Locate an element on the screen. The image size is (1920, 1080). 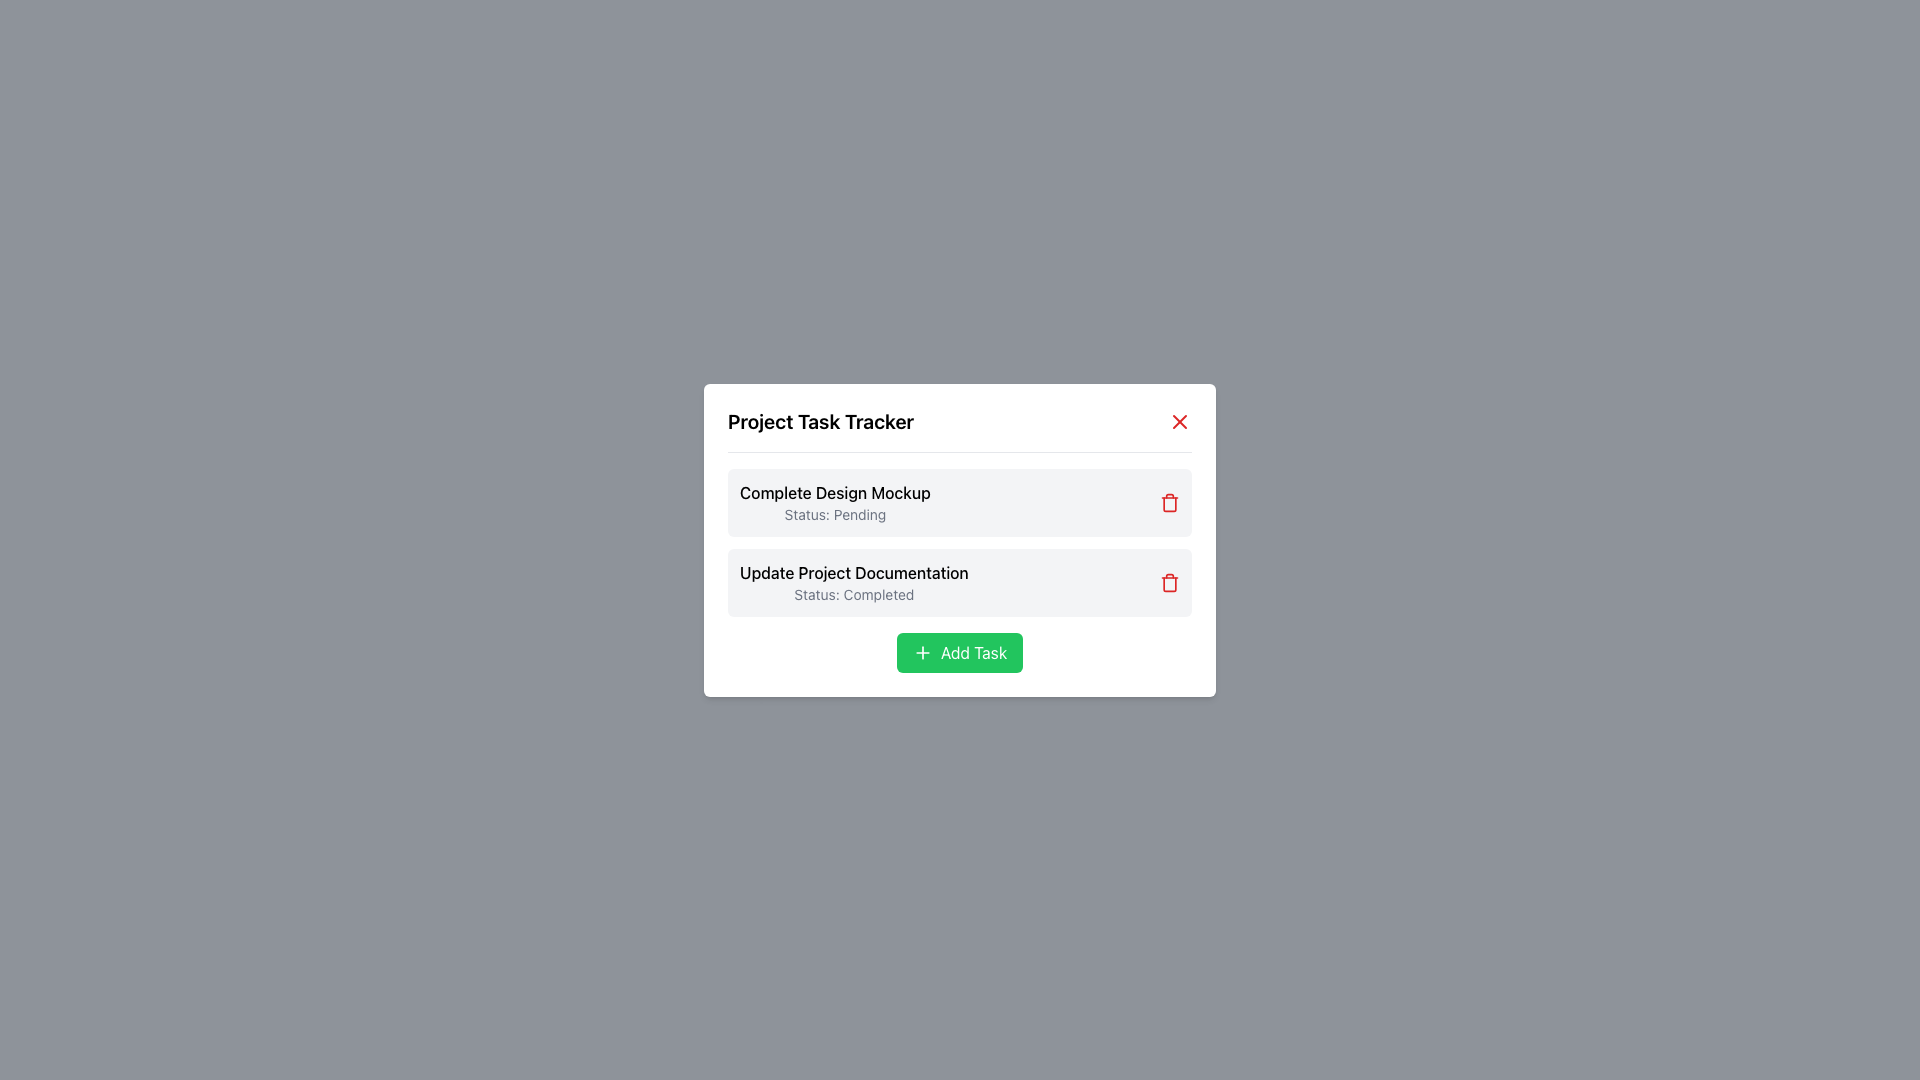
the Task Item Display containing 'Complete Design Mockup' and 'Status: Pending' text, which is located on the first row of the task list in the task manager interface is located at coordinates (835, 501).